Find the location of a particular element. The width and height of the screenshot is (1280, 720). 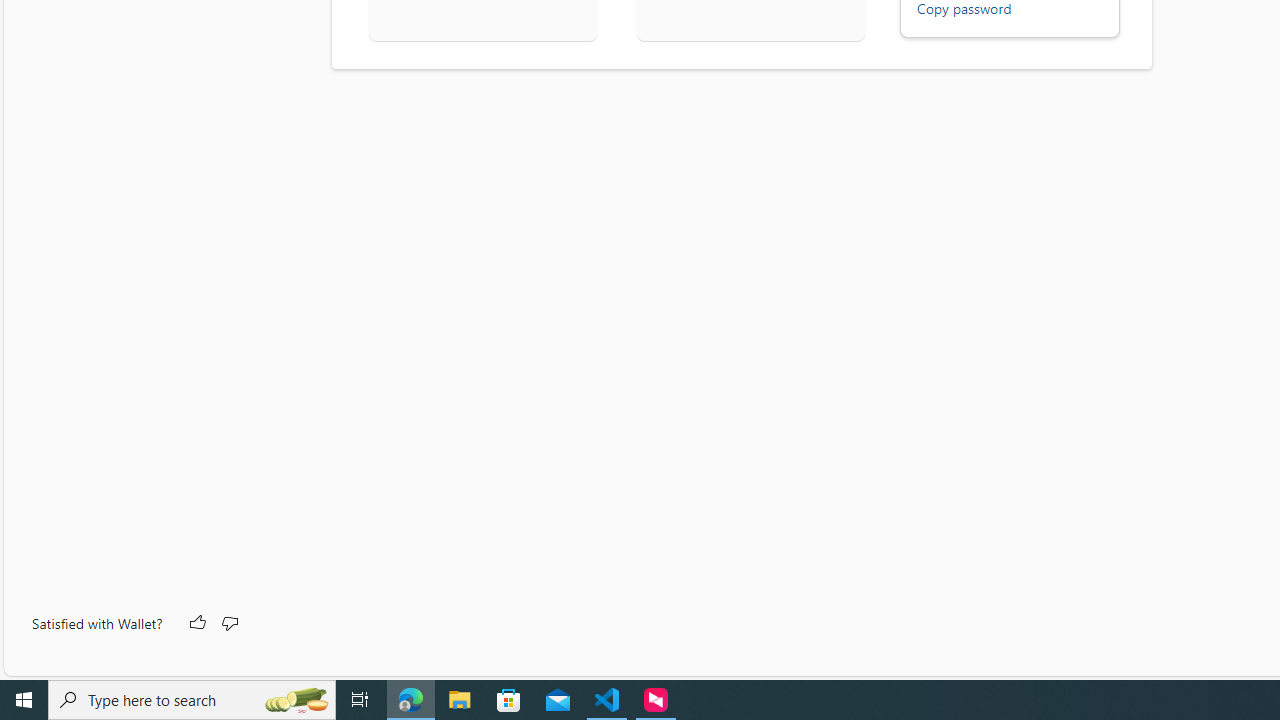

'Start' is located at coordinates (24, 698).